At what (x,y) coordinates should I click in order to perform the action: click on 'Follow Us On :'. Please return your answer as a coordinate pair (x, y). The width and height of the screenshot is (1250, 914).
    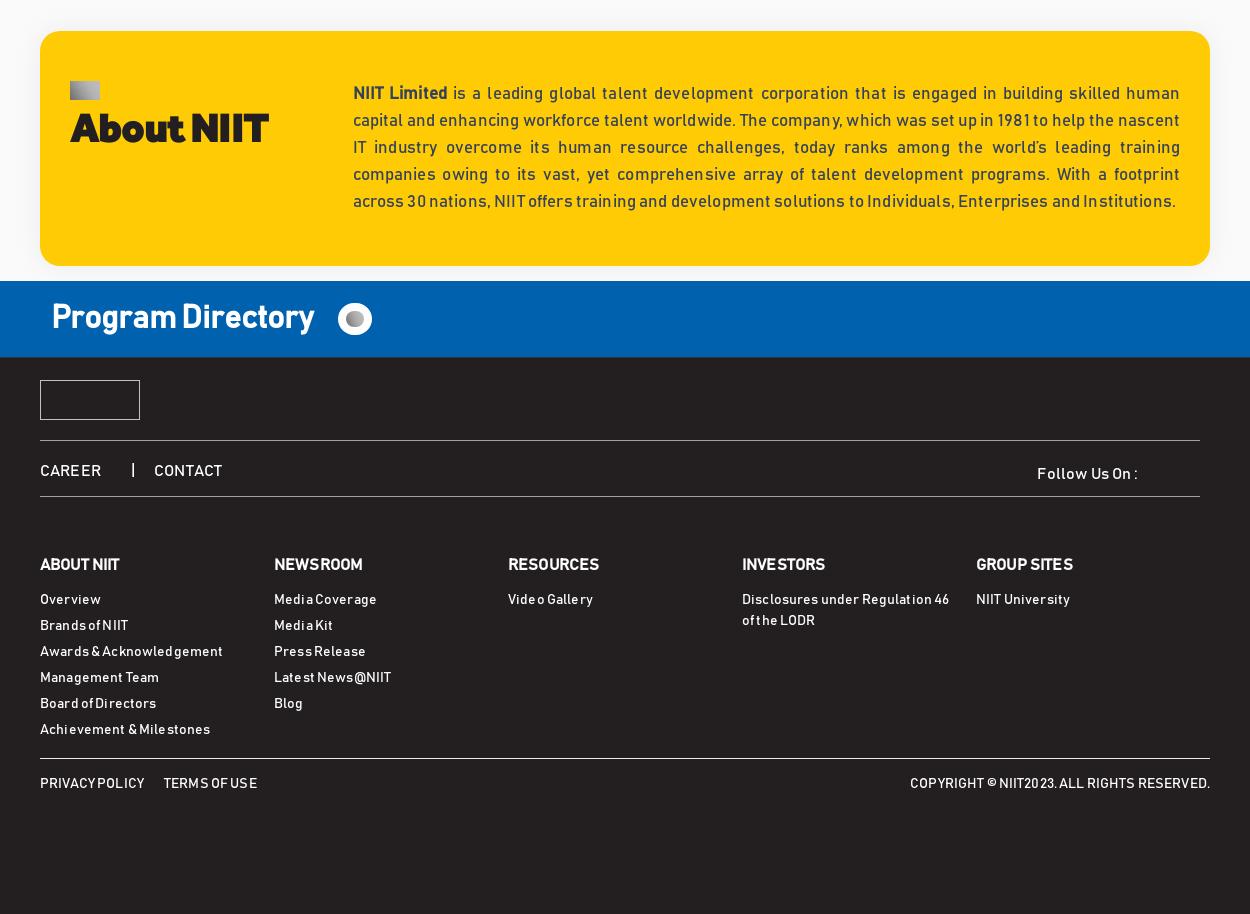
    Looking at the image, I should click on (1091, 474).